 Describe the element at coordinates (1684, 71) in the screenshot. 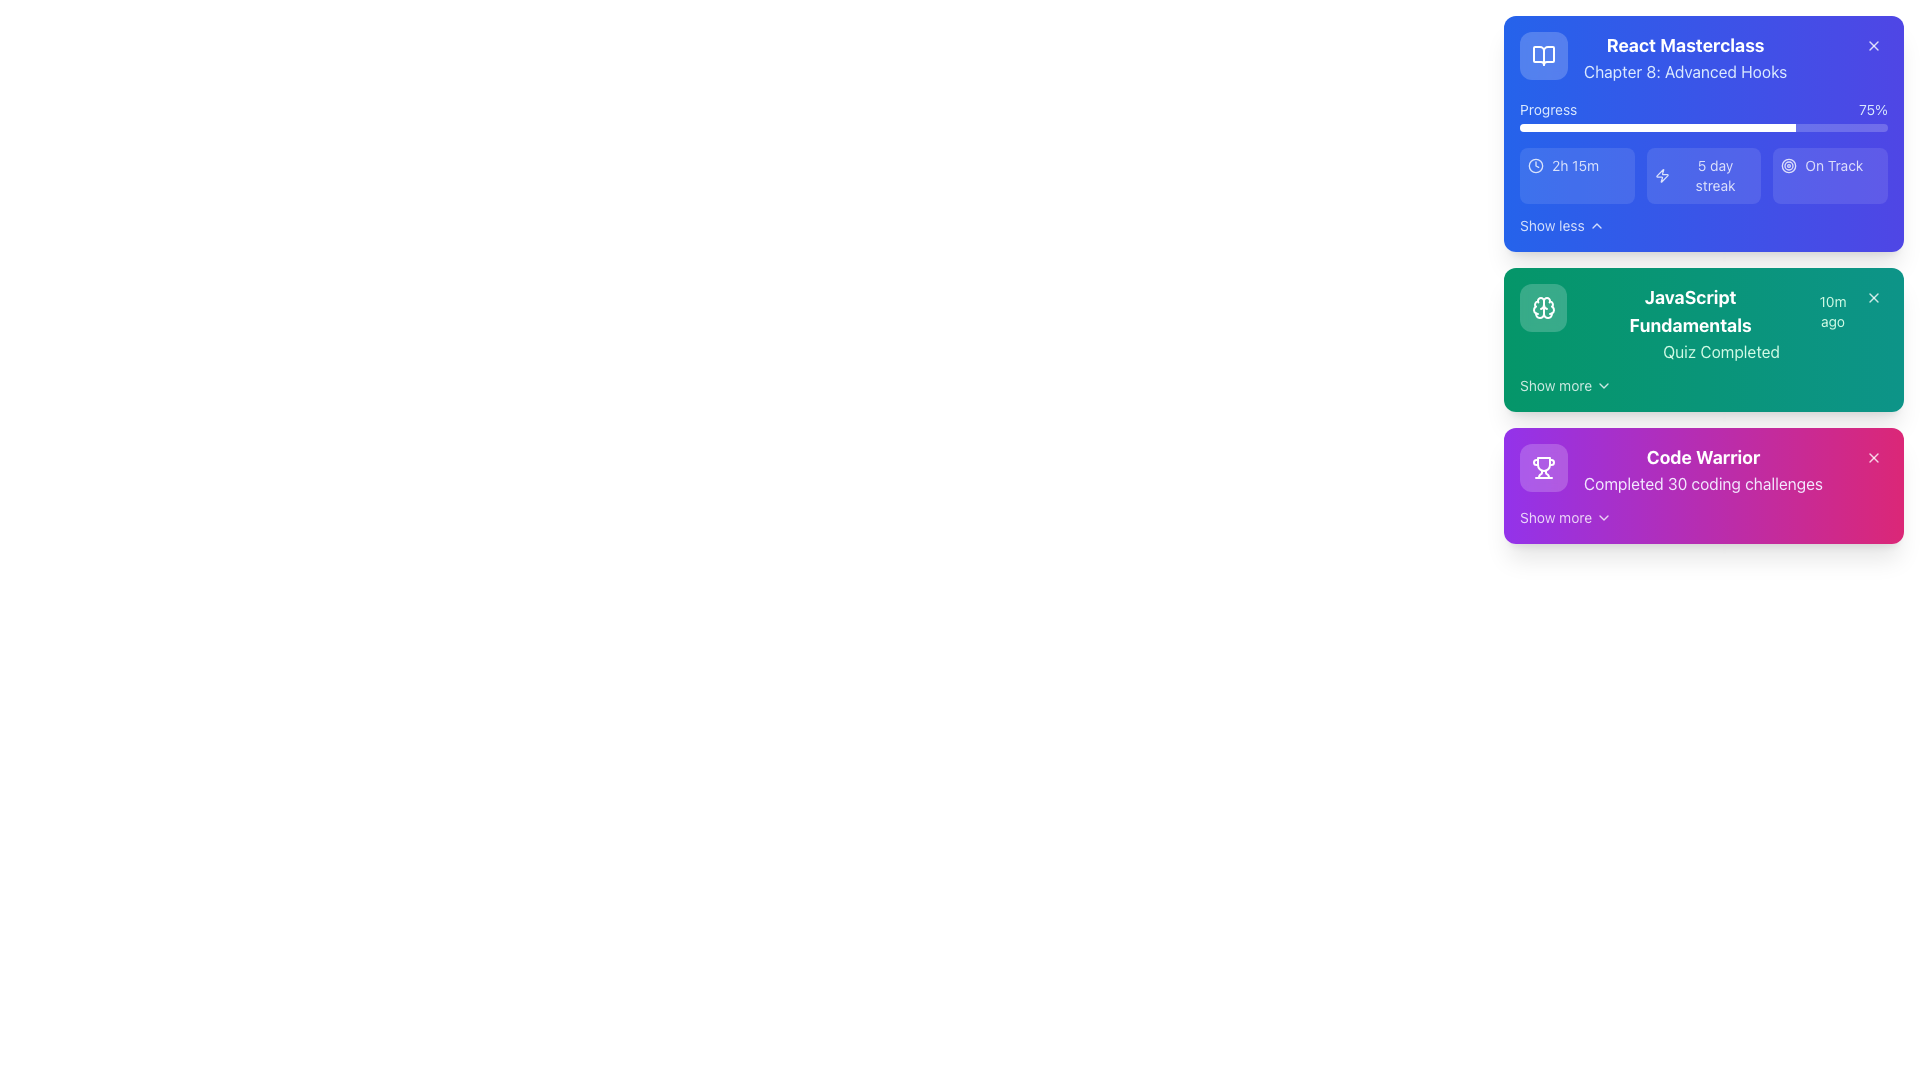

I see `subtitle text element located below the title 'React Masterclass' in the blue card at the top of the interface` at that location.